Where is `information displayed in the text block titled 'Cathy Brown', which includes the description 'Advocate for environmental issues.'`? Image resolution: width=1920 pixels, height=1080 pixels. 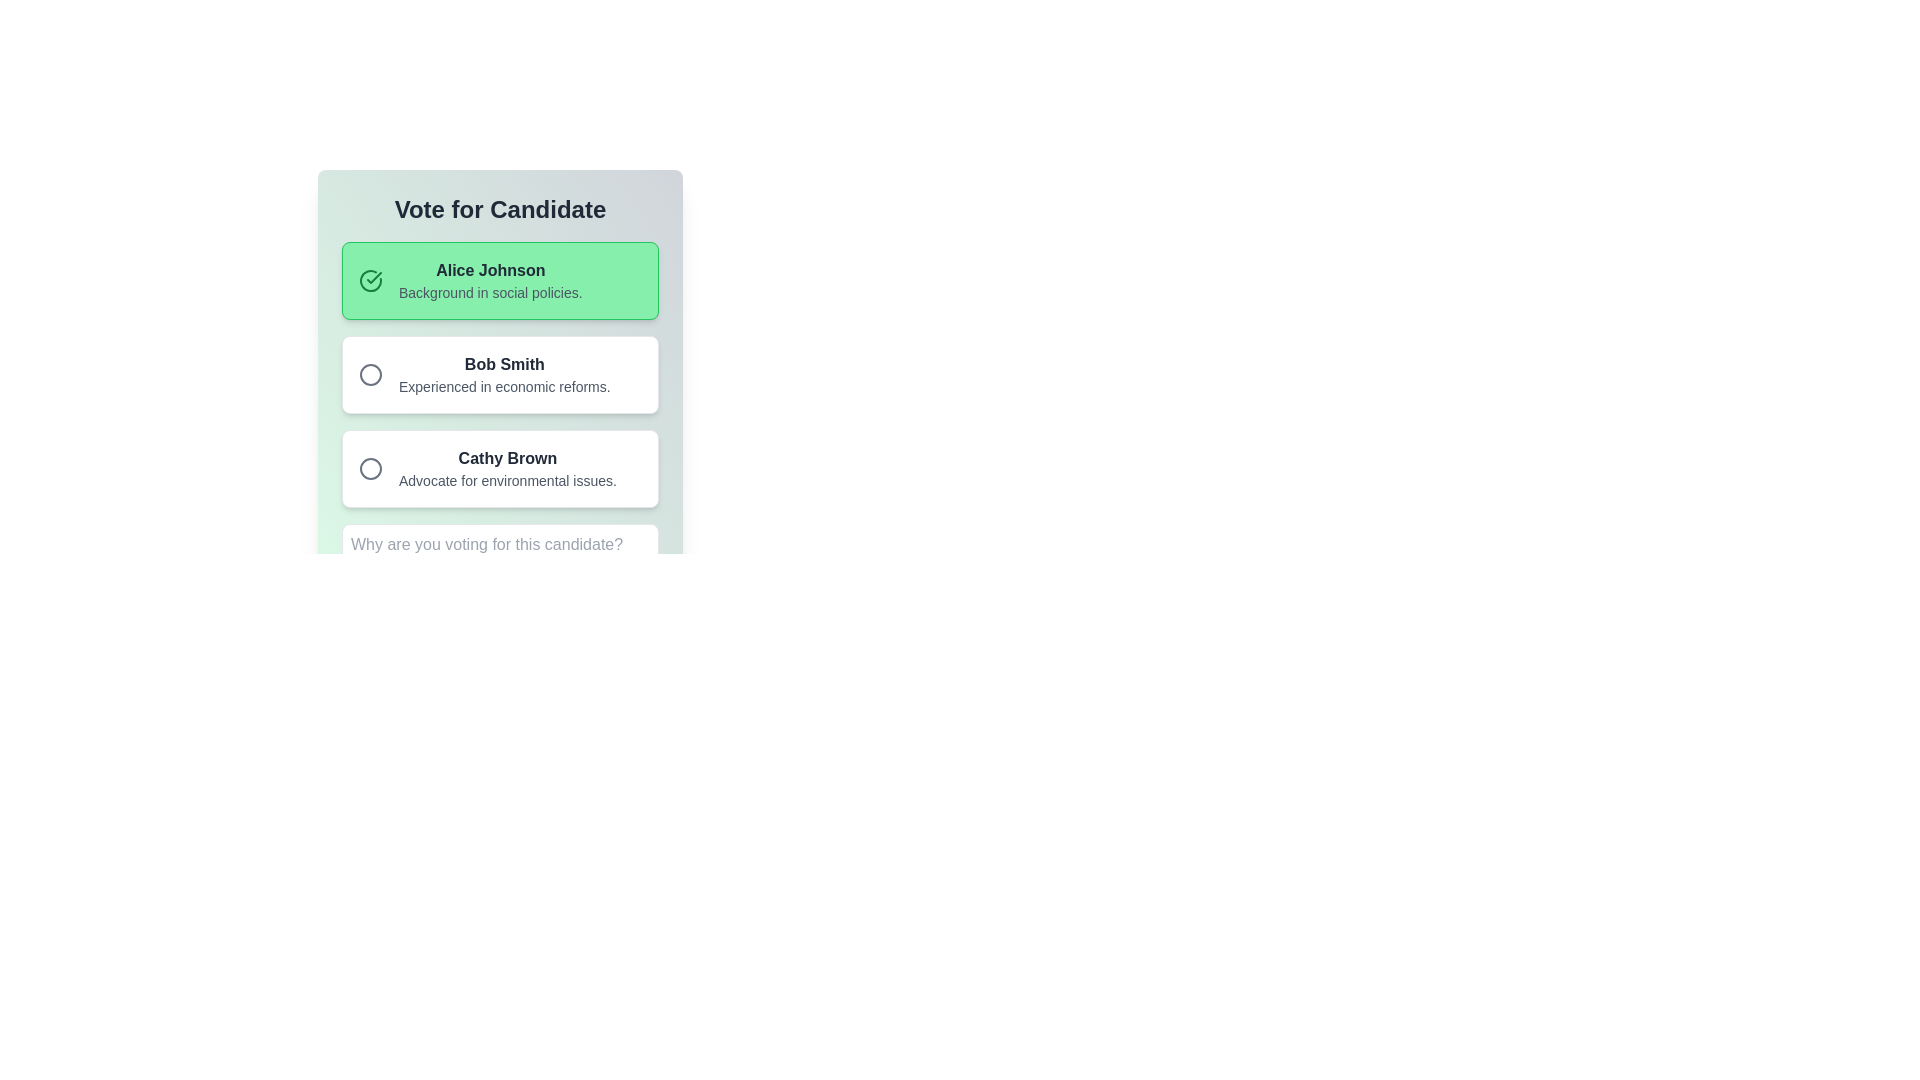 information displayed in the text block titled 'Cathy Brown', which includes the description 'Advocate for environmental issues.' is located at coordinates (508, 469).